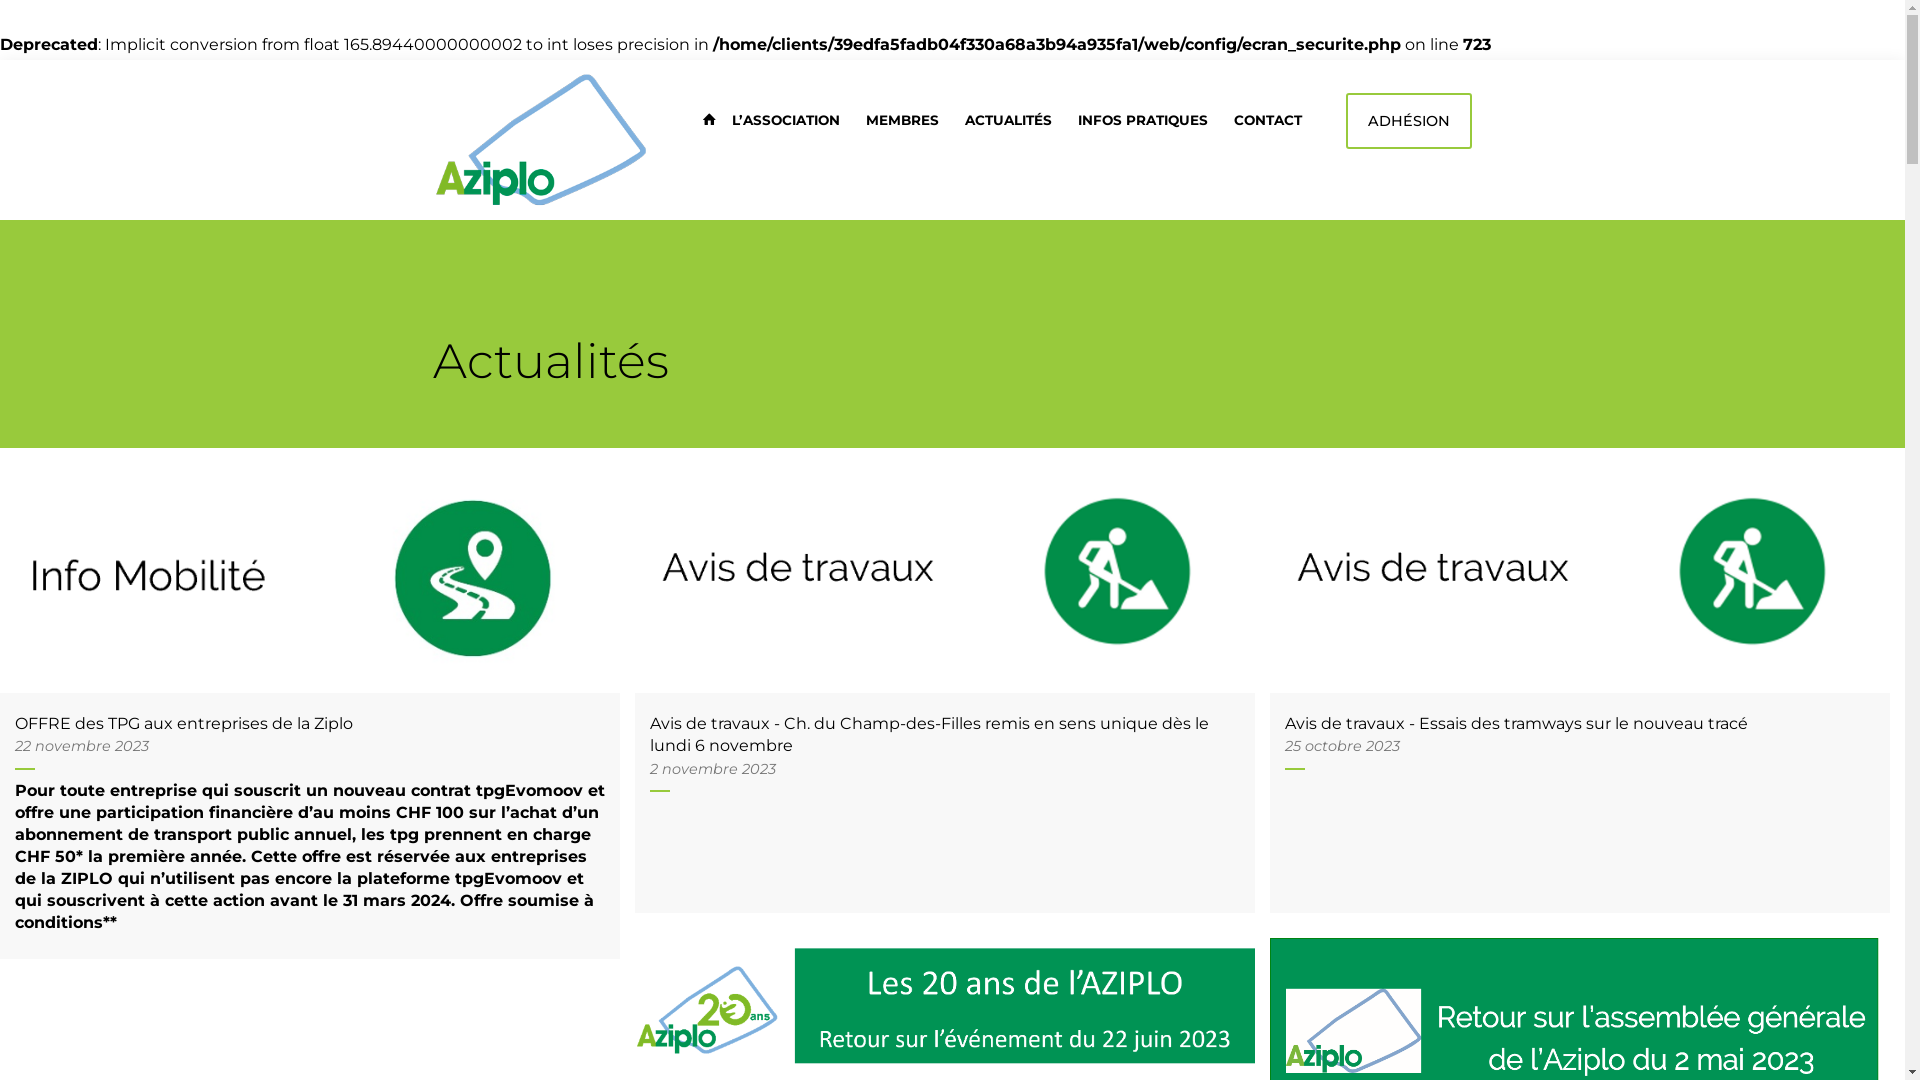 The width and height of the screenshot is (1920, 1080). I want to click on 'AZIPLO logo', so click(541, 138).